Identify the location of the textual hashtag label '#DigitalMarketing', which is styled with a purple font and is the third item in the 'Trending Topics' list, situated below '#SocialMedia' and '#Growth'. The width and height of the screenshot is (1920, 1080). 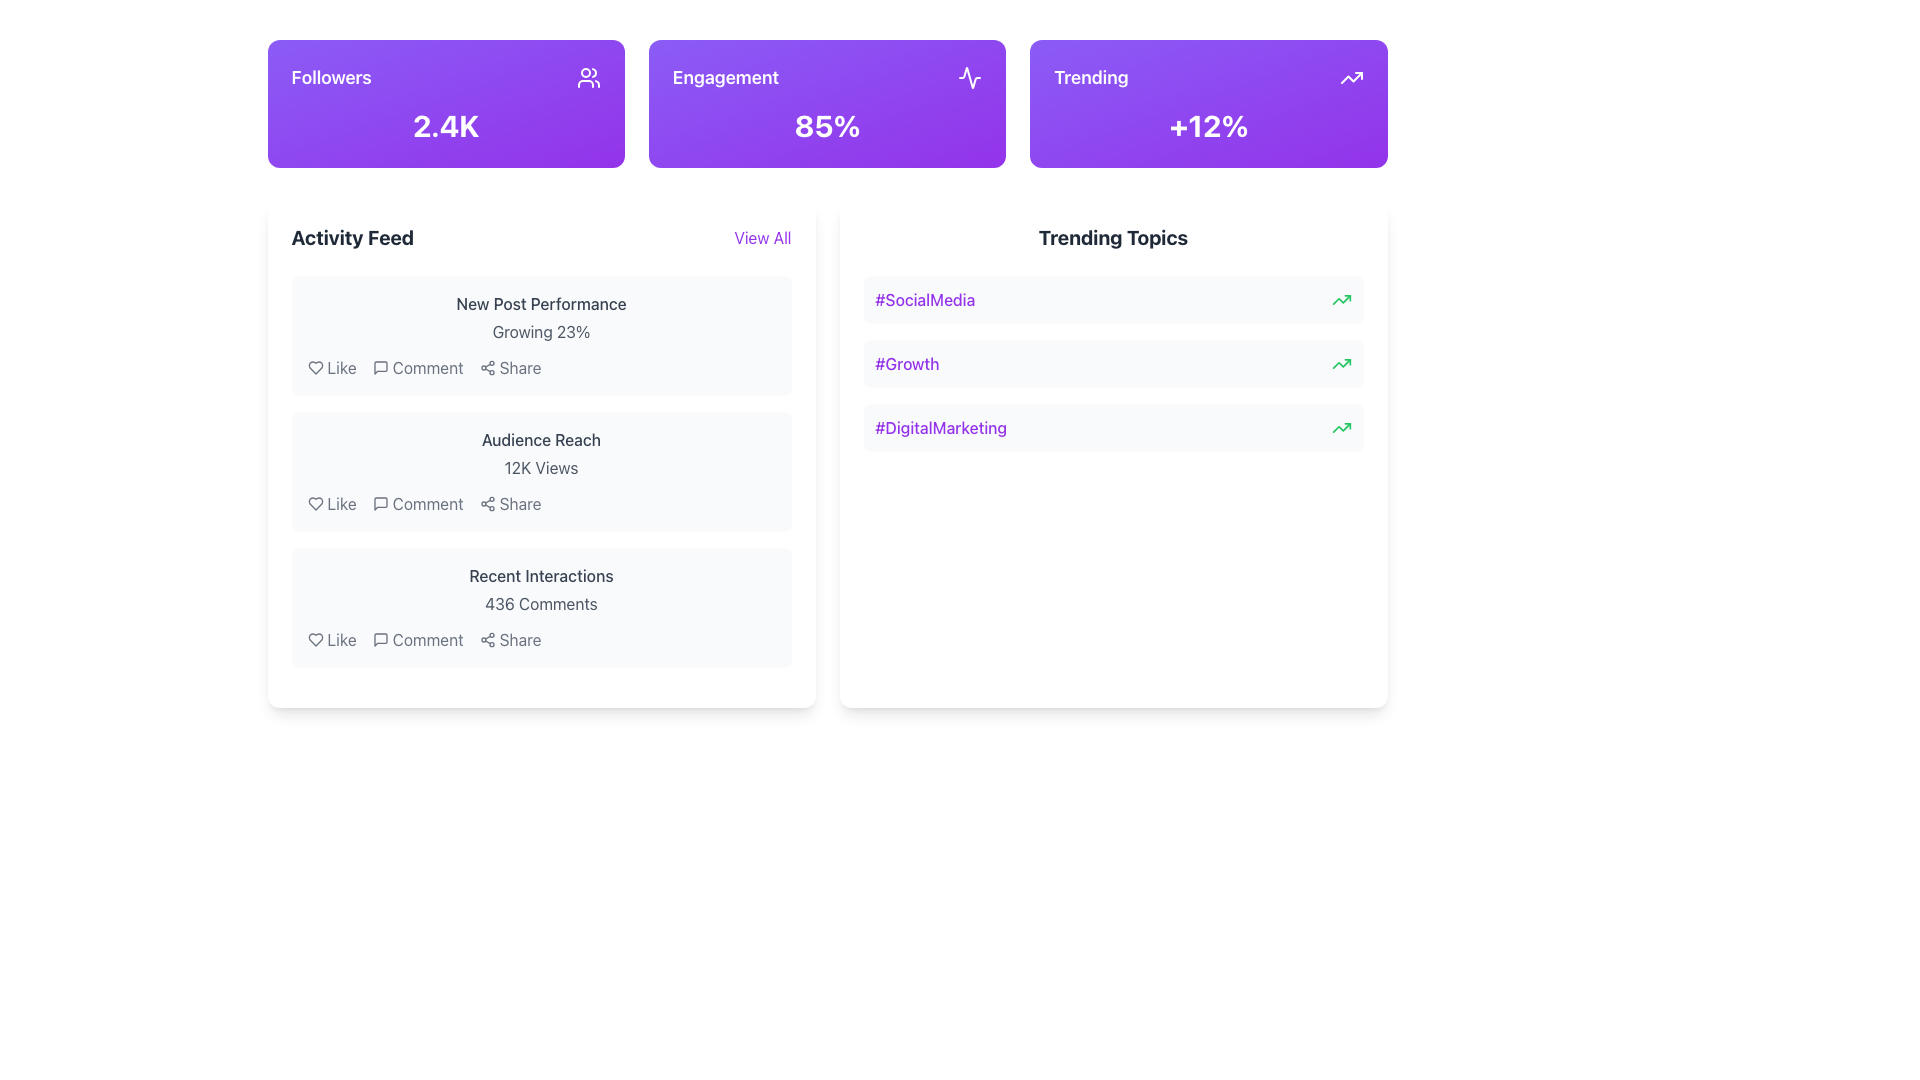
(940, 427).